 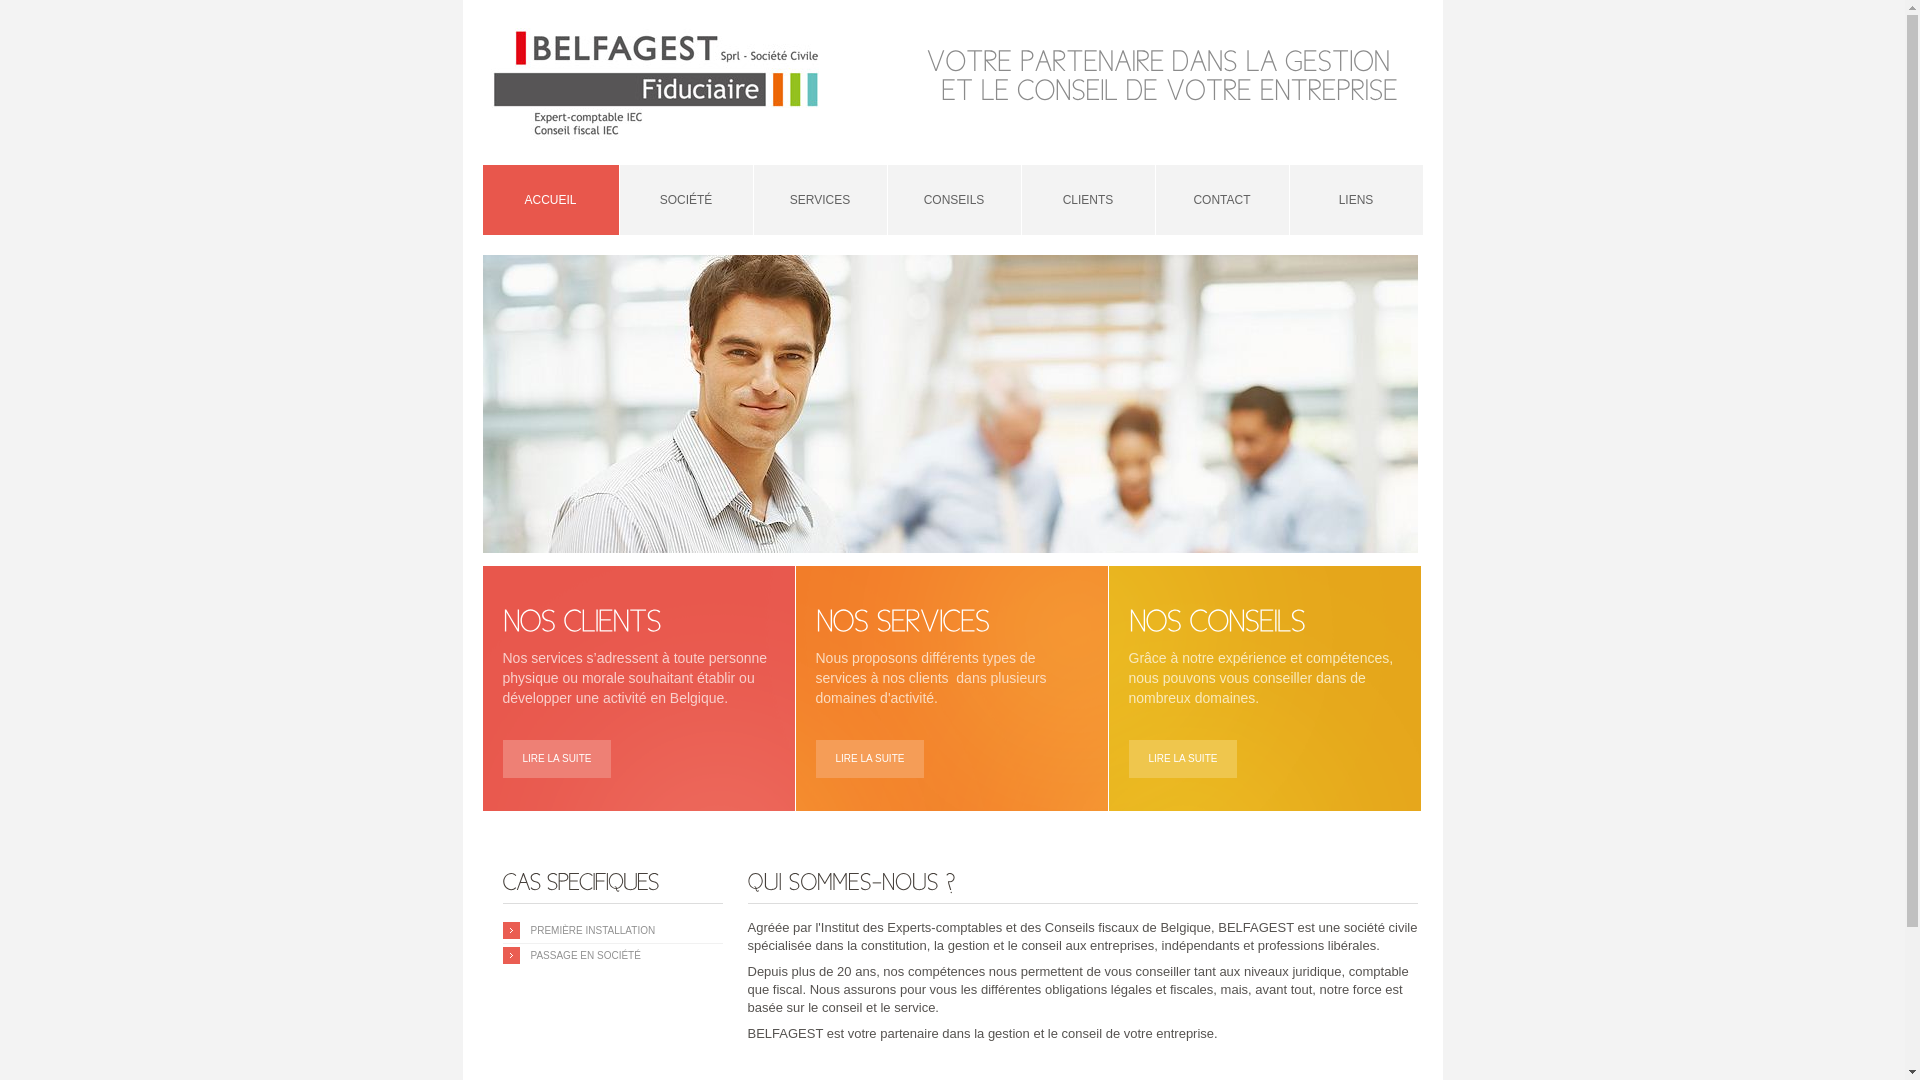 What do you see at coordinates (1182, 759) in the screenshot?
I see `'LIRE LA SUITE'` at bounding box center [1182, 759].